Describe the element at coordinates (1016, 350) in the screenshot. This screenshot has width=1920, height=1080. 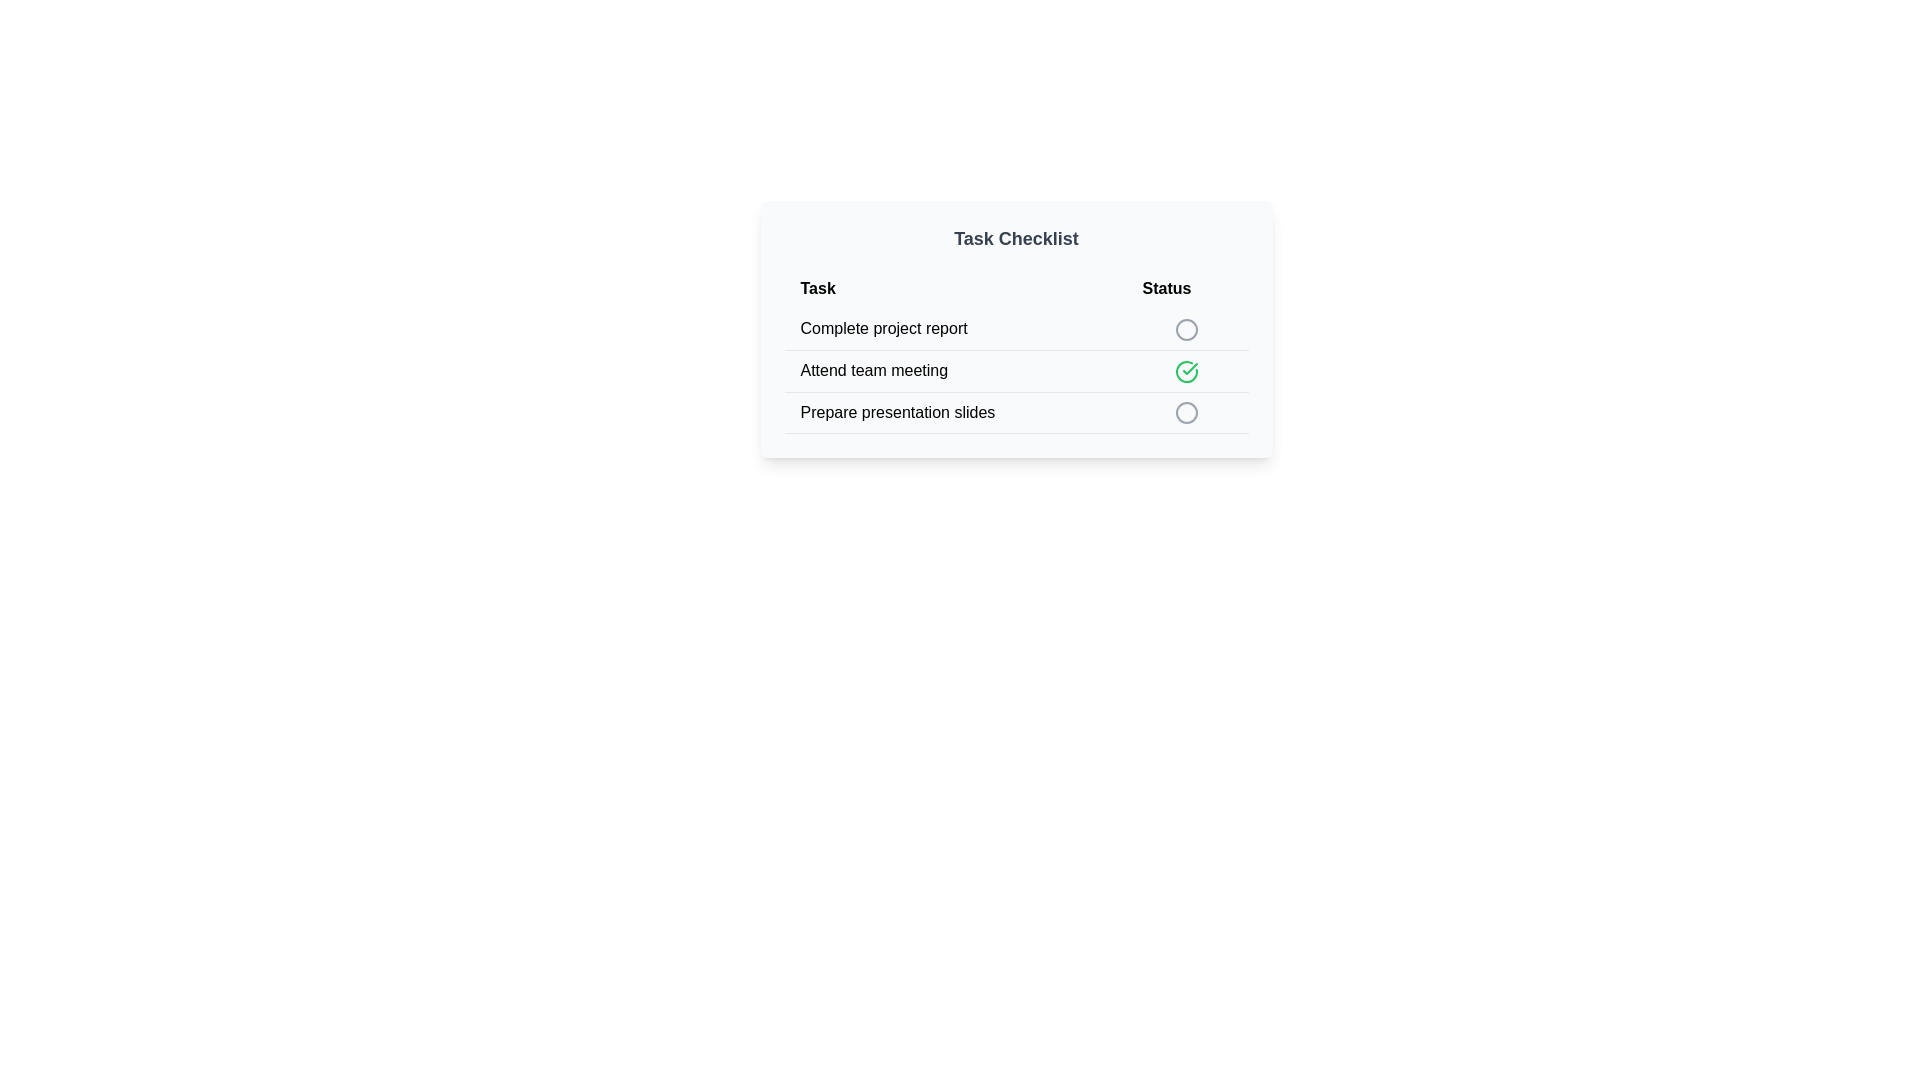
I see `task checklist table located below the 'Task Checklist' title, which displays tasks and their statuses in a structured format` at that location.